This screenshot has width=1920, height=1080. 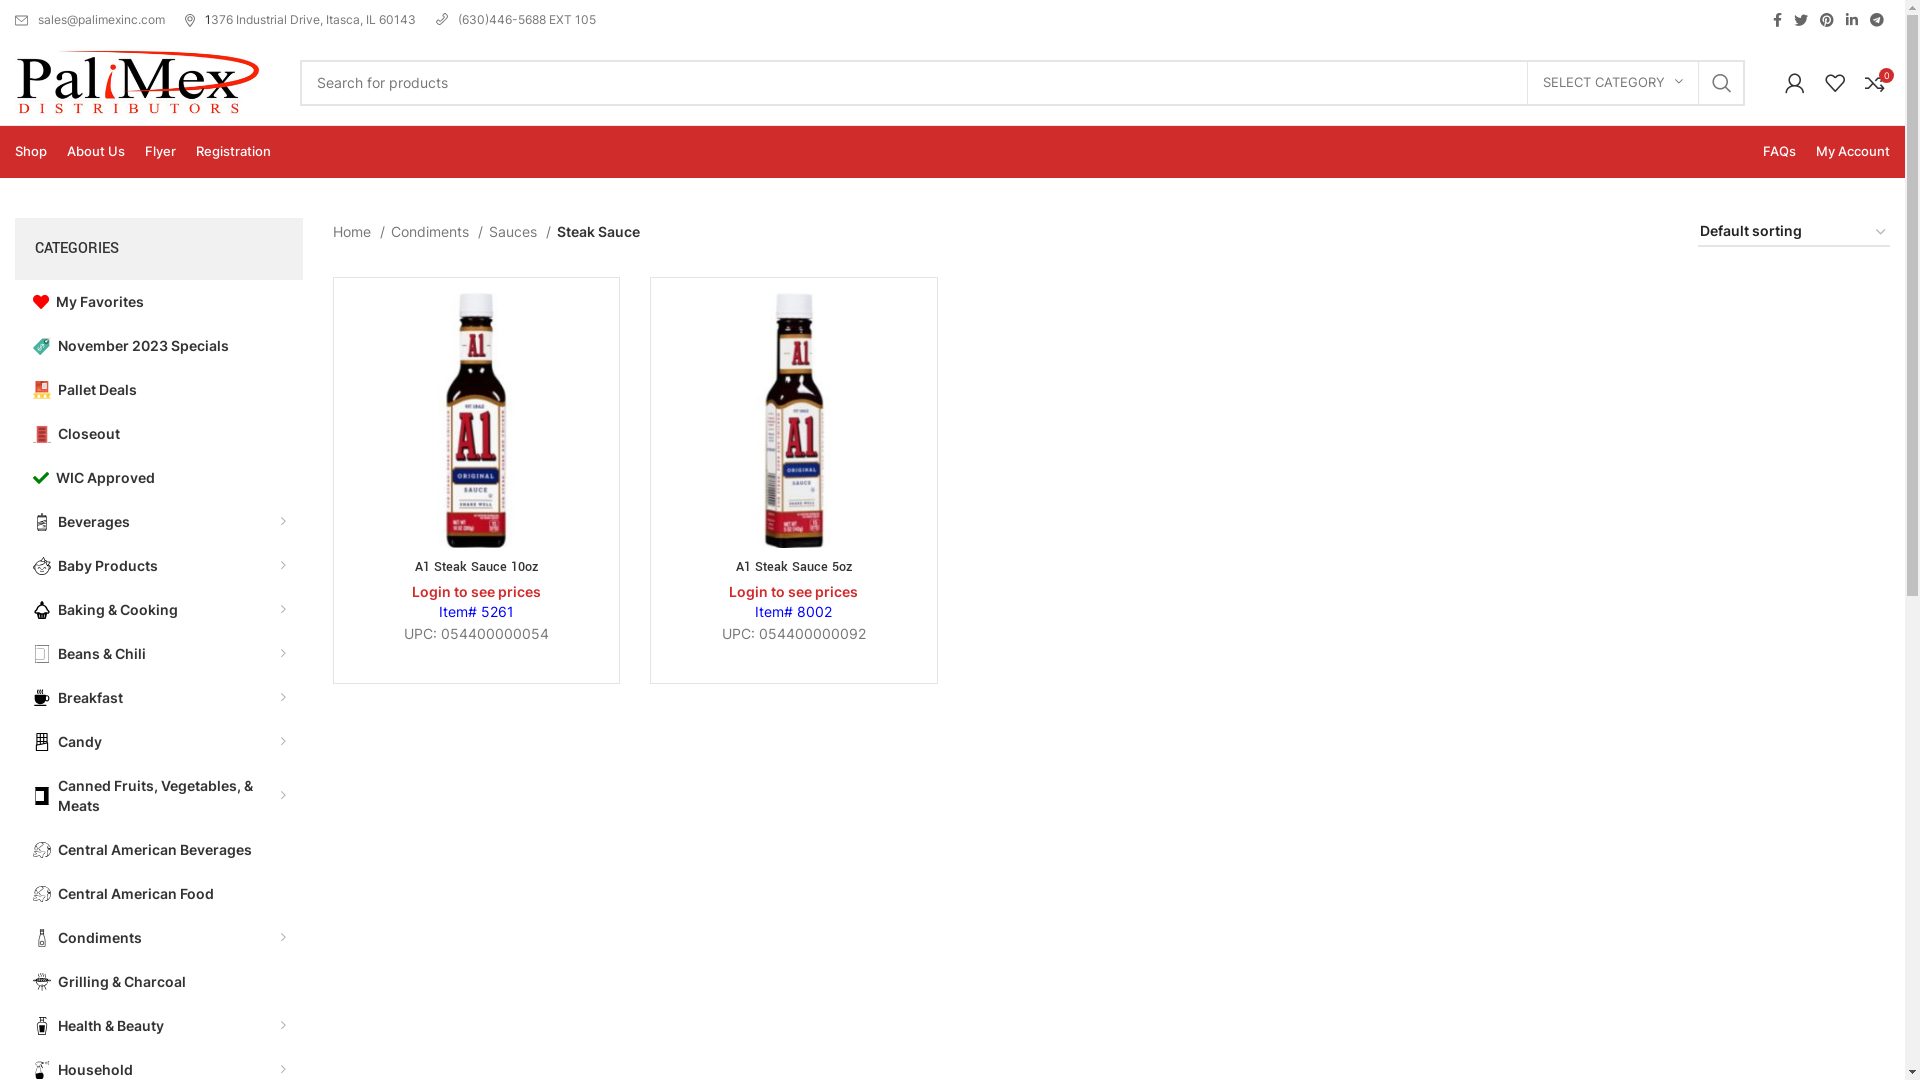 I want to click on 'breakfast-hot-drink-coffee-svgrepo-com', so click(x=42, y=697).